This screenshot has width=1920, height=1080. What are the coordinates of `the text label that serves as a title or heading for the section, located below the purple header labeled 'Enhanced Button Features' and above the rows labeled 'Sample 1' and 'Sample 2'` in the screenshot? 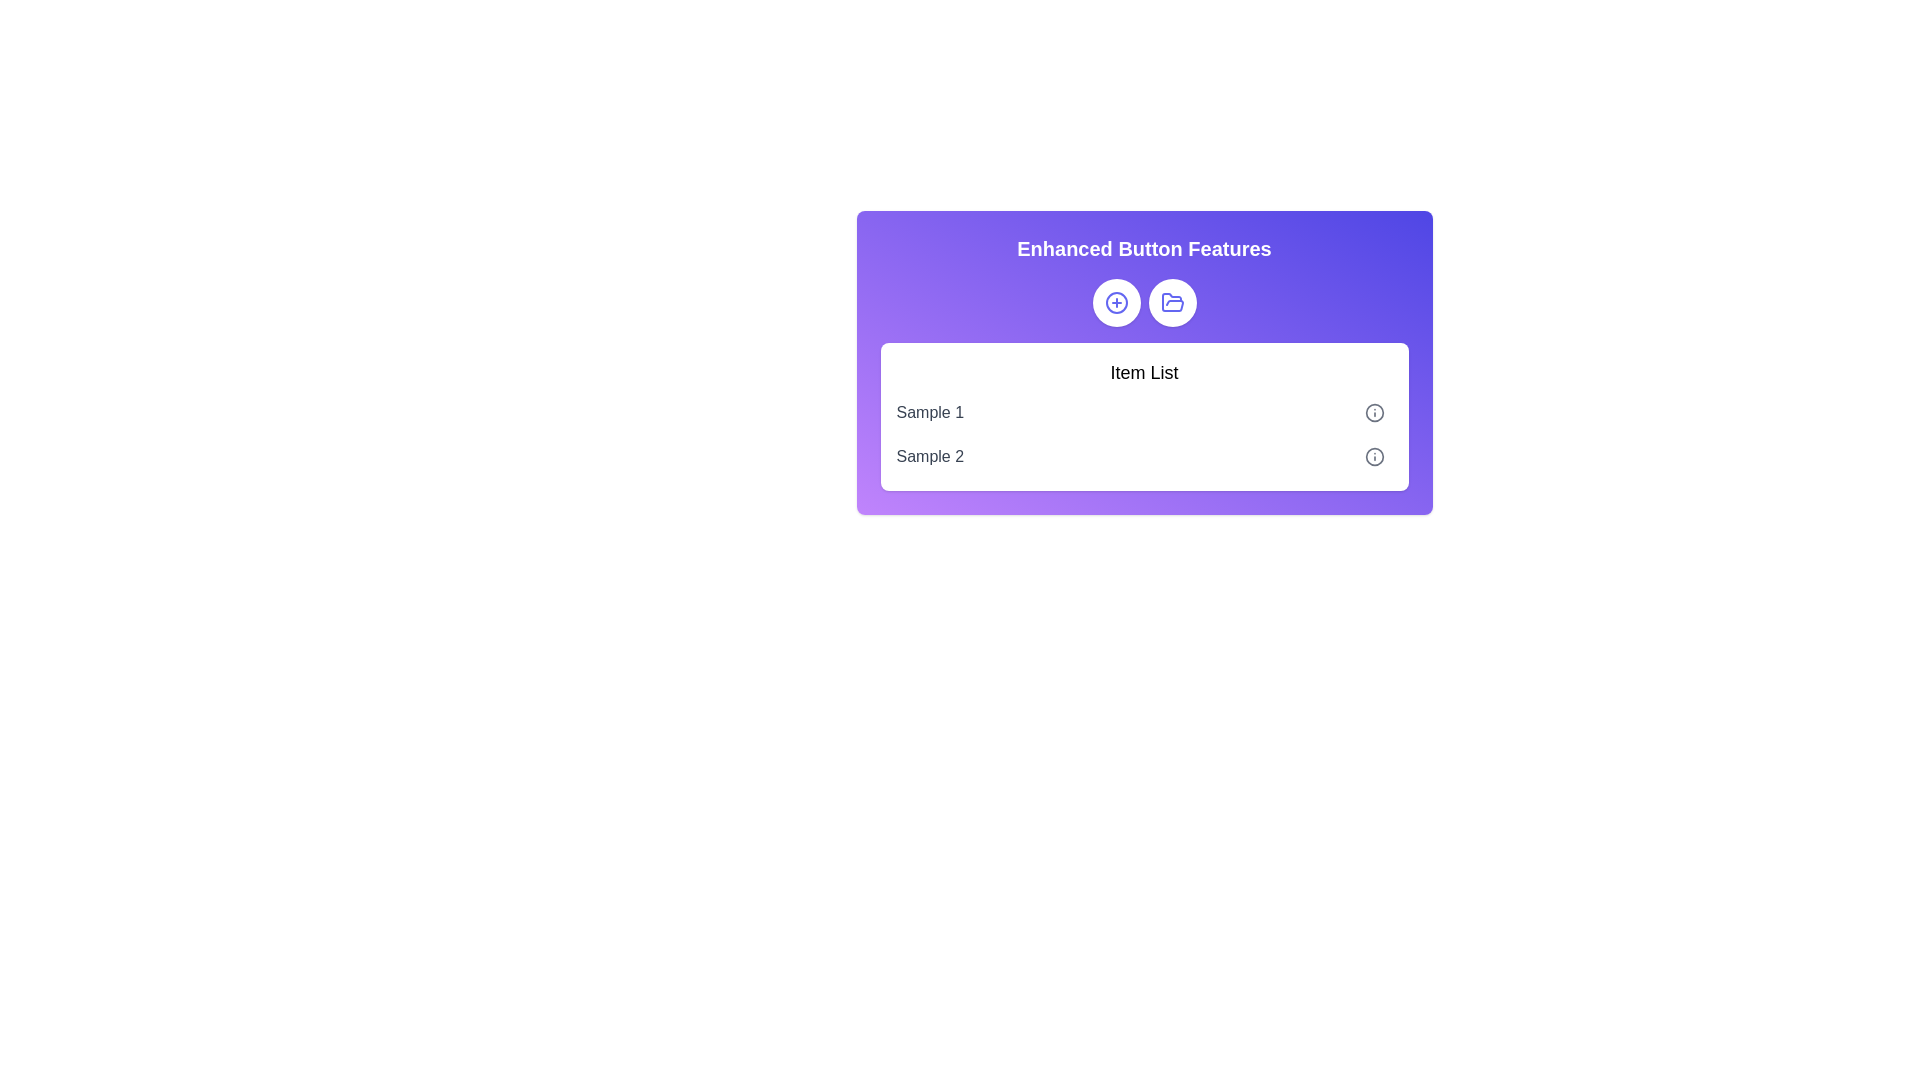 It's located at (1144, 373).